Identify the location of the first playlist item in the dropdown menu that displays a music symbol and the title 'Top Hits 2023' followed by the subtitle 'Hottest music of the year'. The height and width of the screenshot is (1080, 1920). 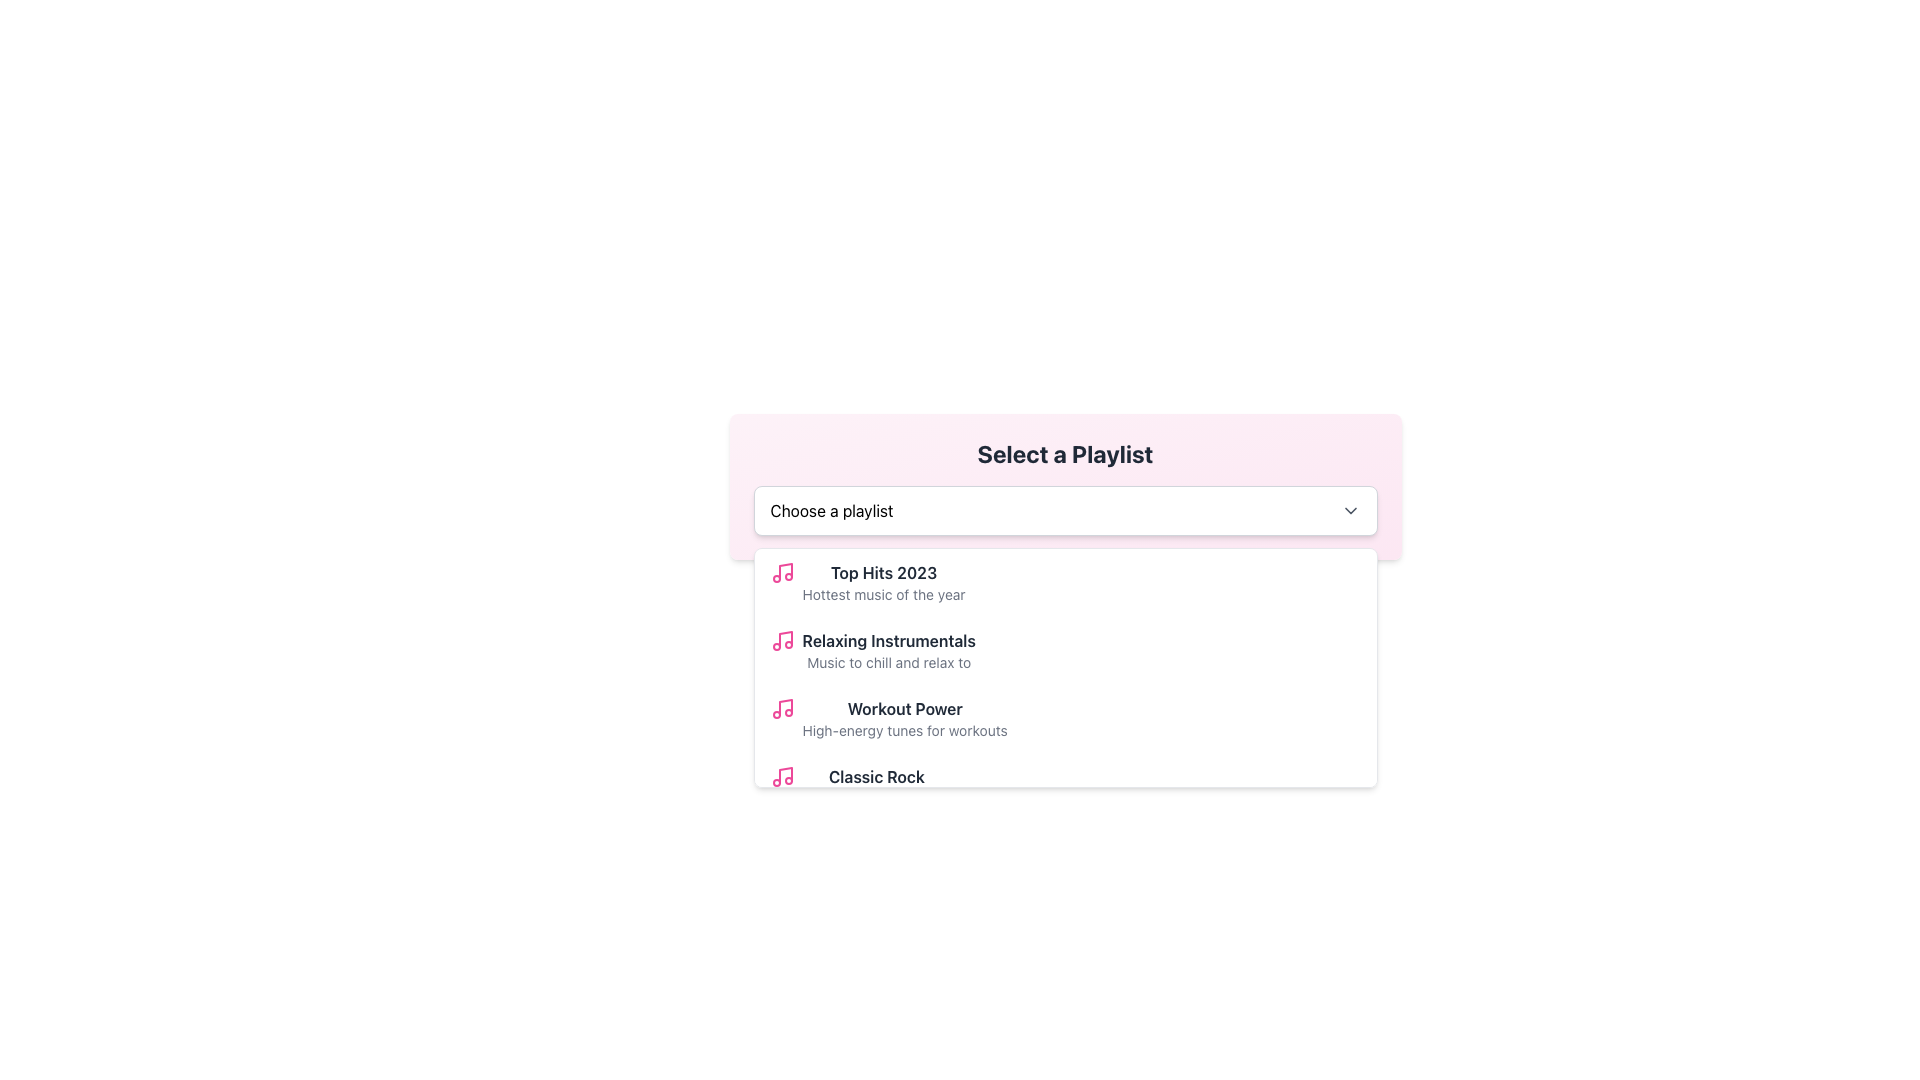
(1064, 582).